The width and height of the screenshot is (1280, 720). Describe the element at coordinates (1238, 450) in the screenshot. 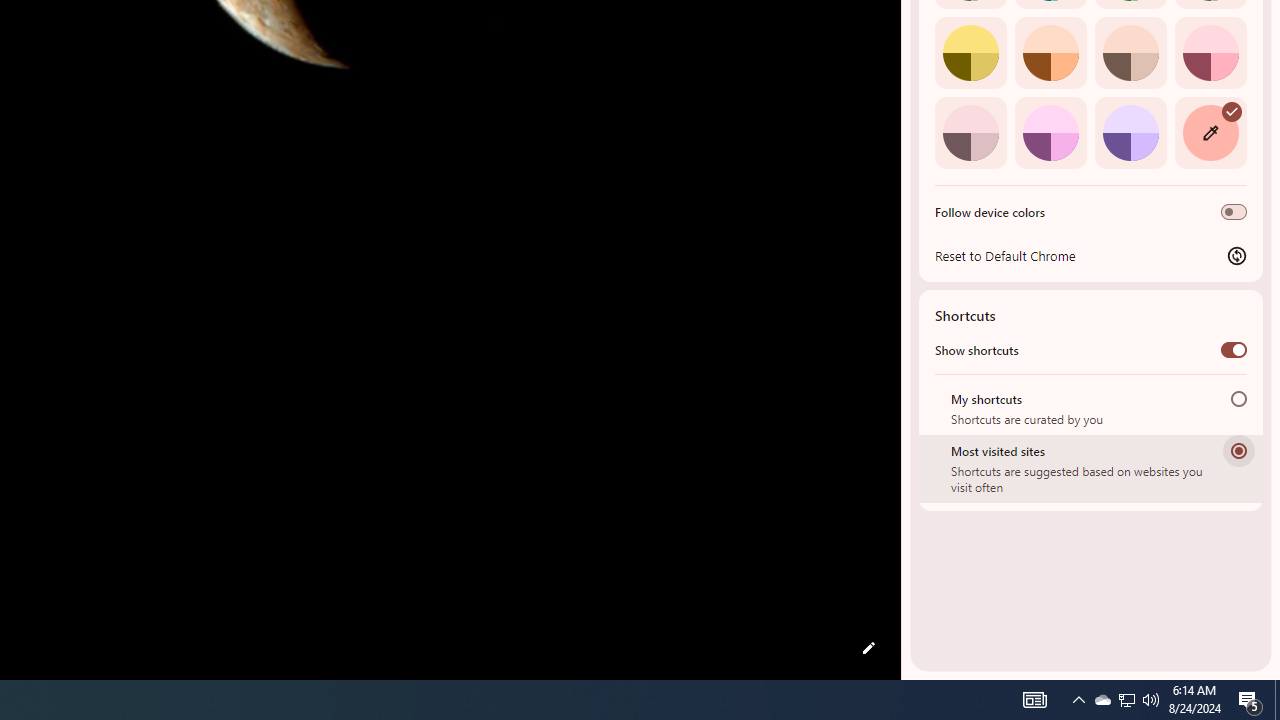

I see `'Most visited sites'` at that location.